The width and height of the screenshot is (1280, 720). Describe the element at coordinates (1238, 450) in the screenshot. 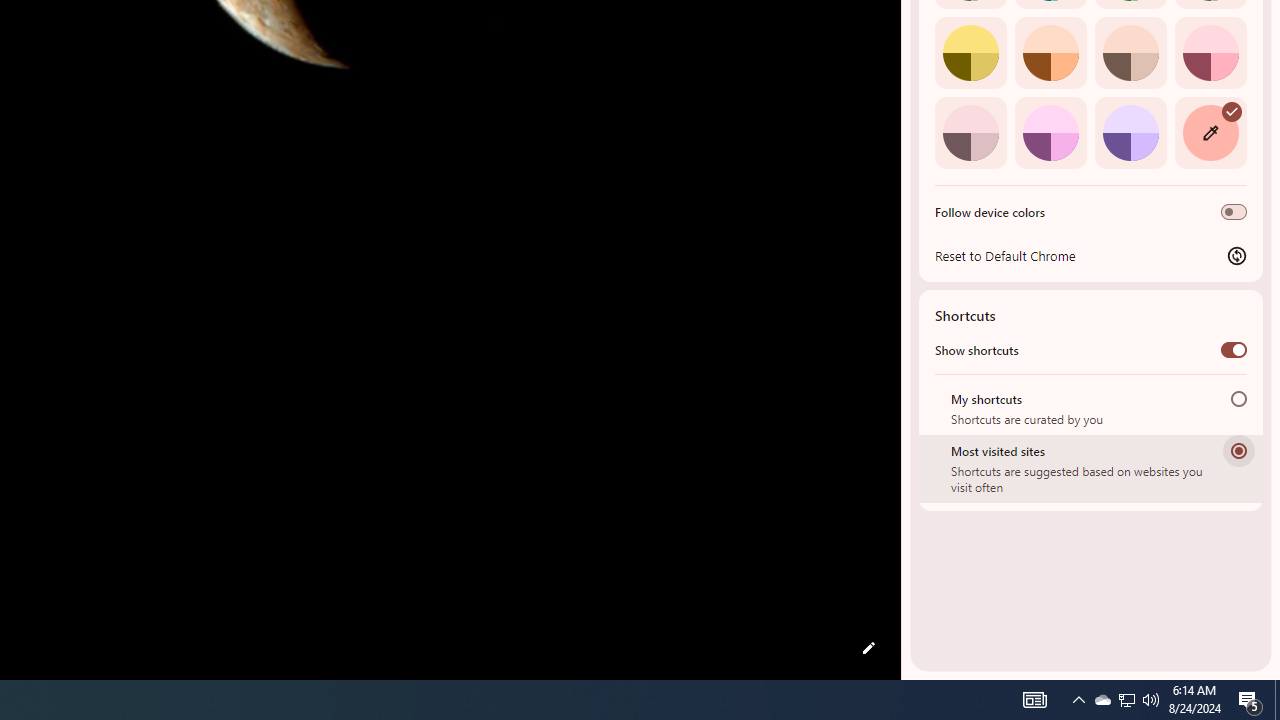

I see `'Most visited sites'` at that location.